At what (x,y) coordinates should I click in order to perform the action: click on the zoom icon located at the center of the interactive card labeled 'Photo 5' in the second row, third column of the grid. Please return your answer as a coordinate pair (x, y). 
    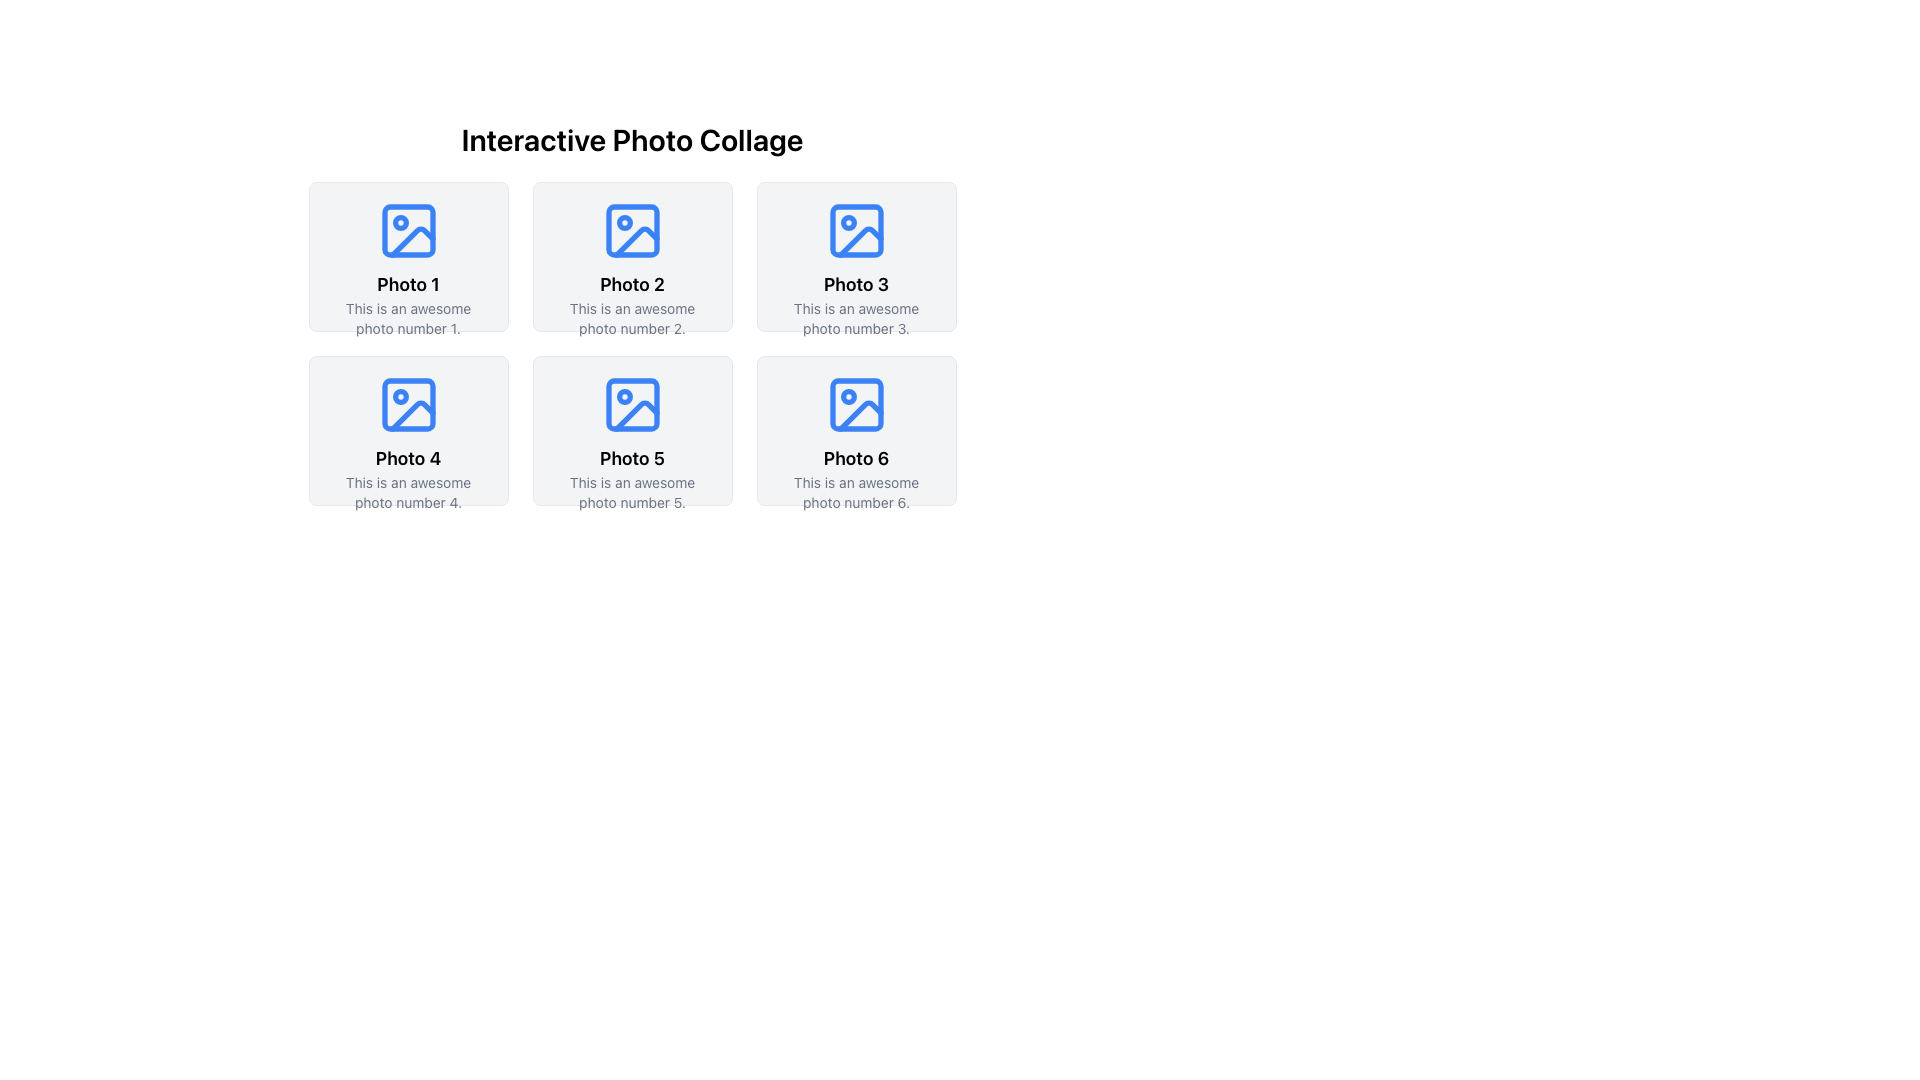
    Looking at the image, I should click on (631, 430).